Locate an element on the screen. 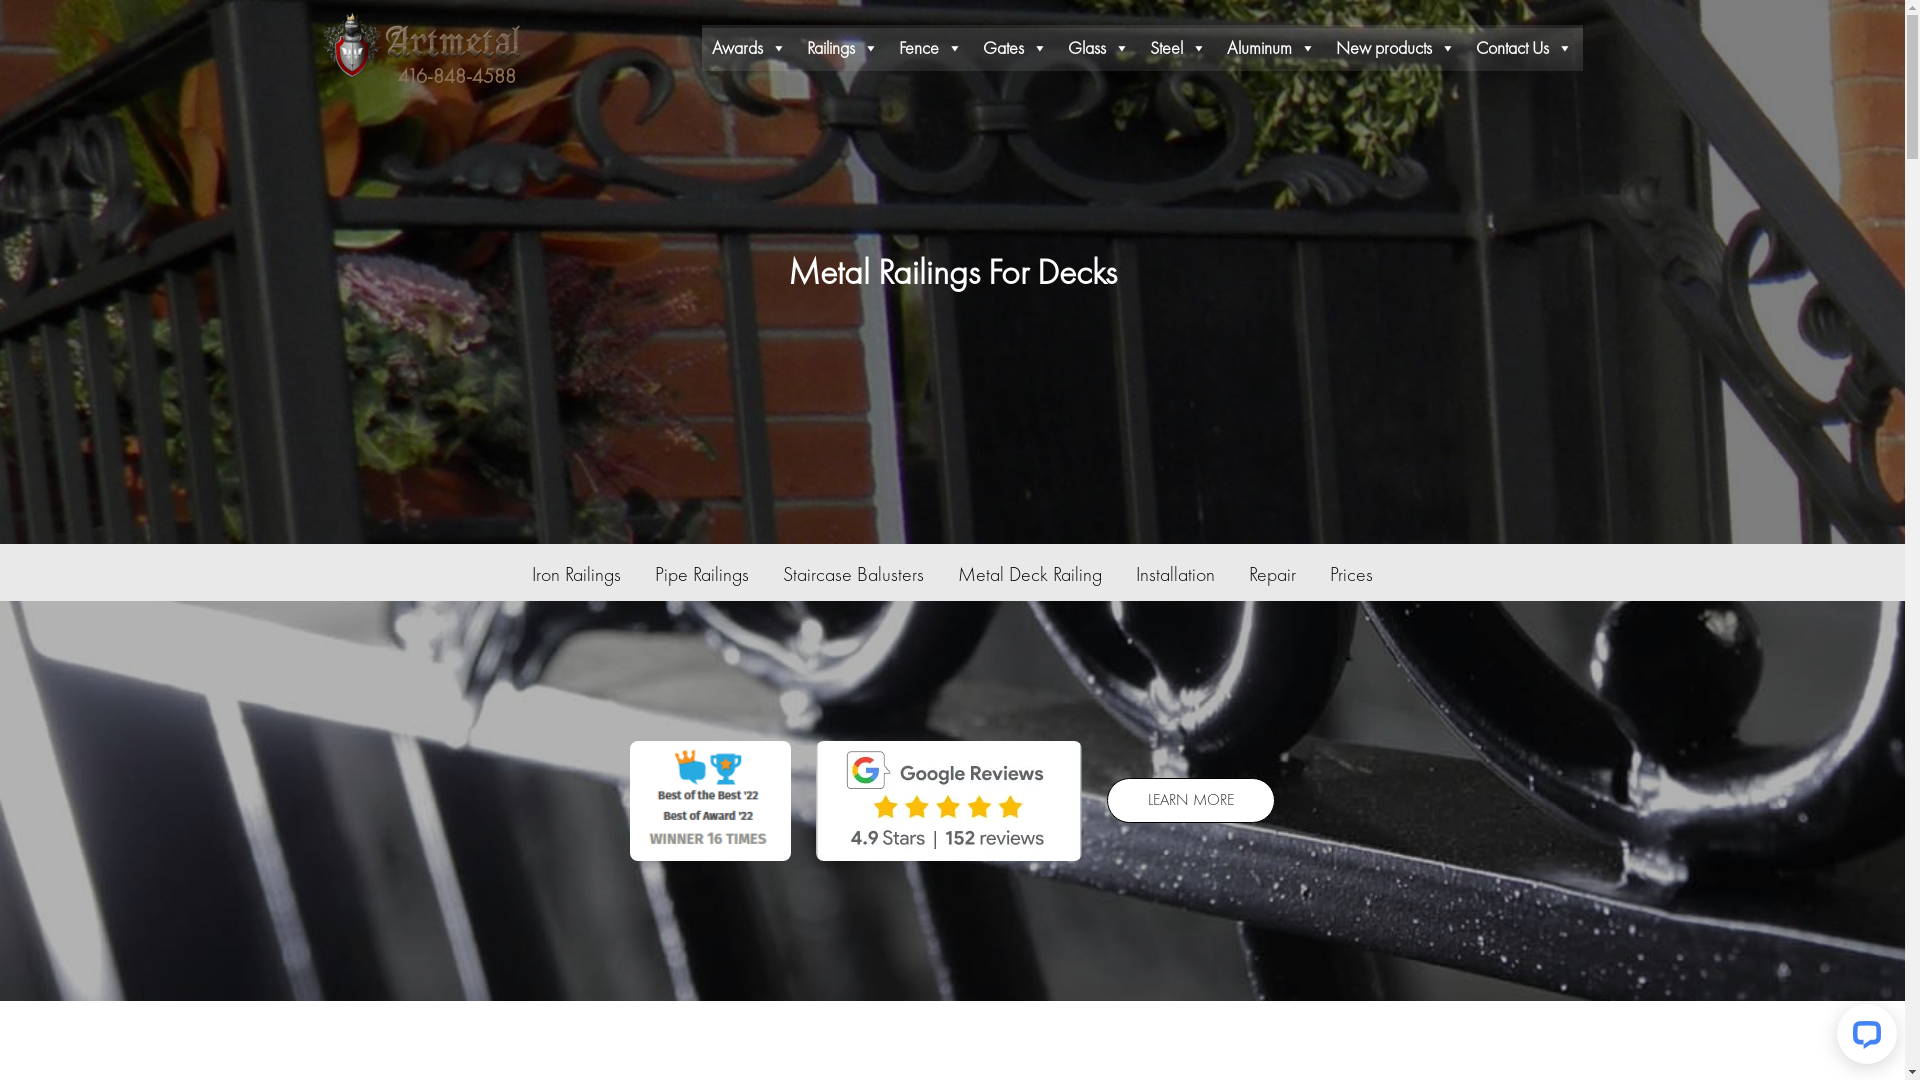 This screenshot has height=1080, width=1920. 'Awards' is located at coordinates (748, 46).